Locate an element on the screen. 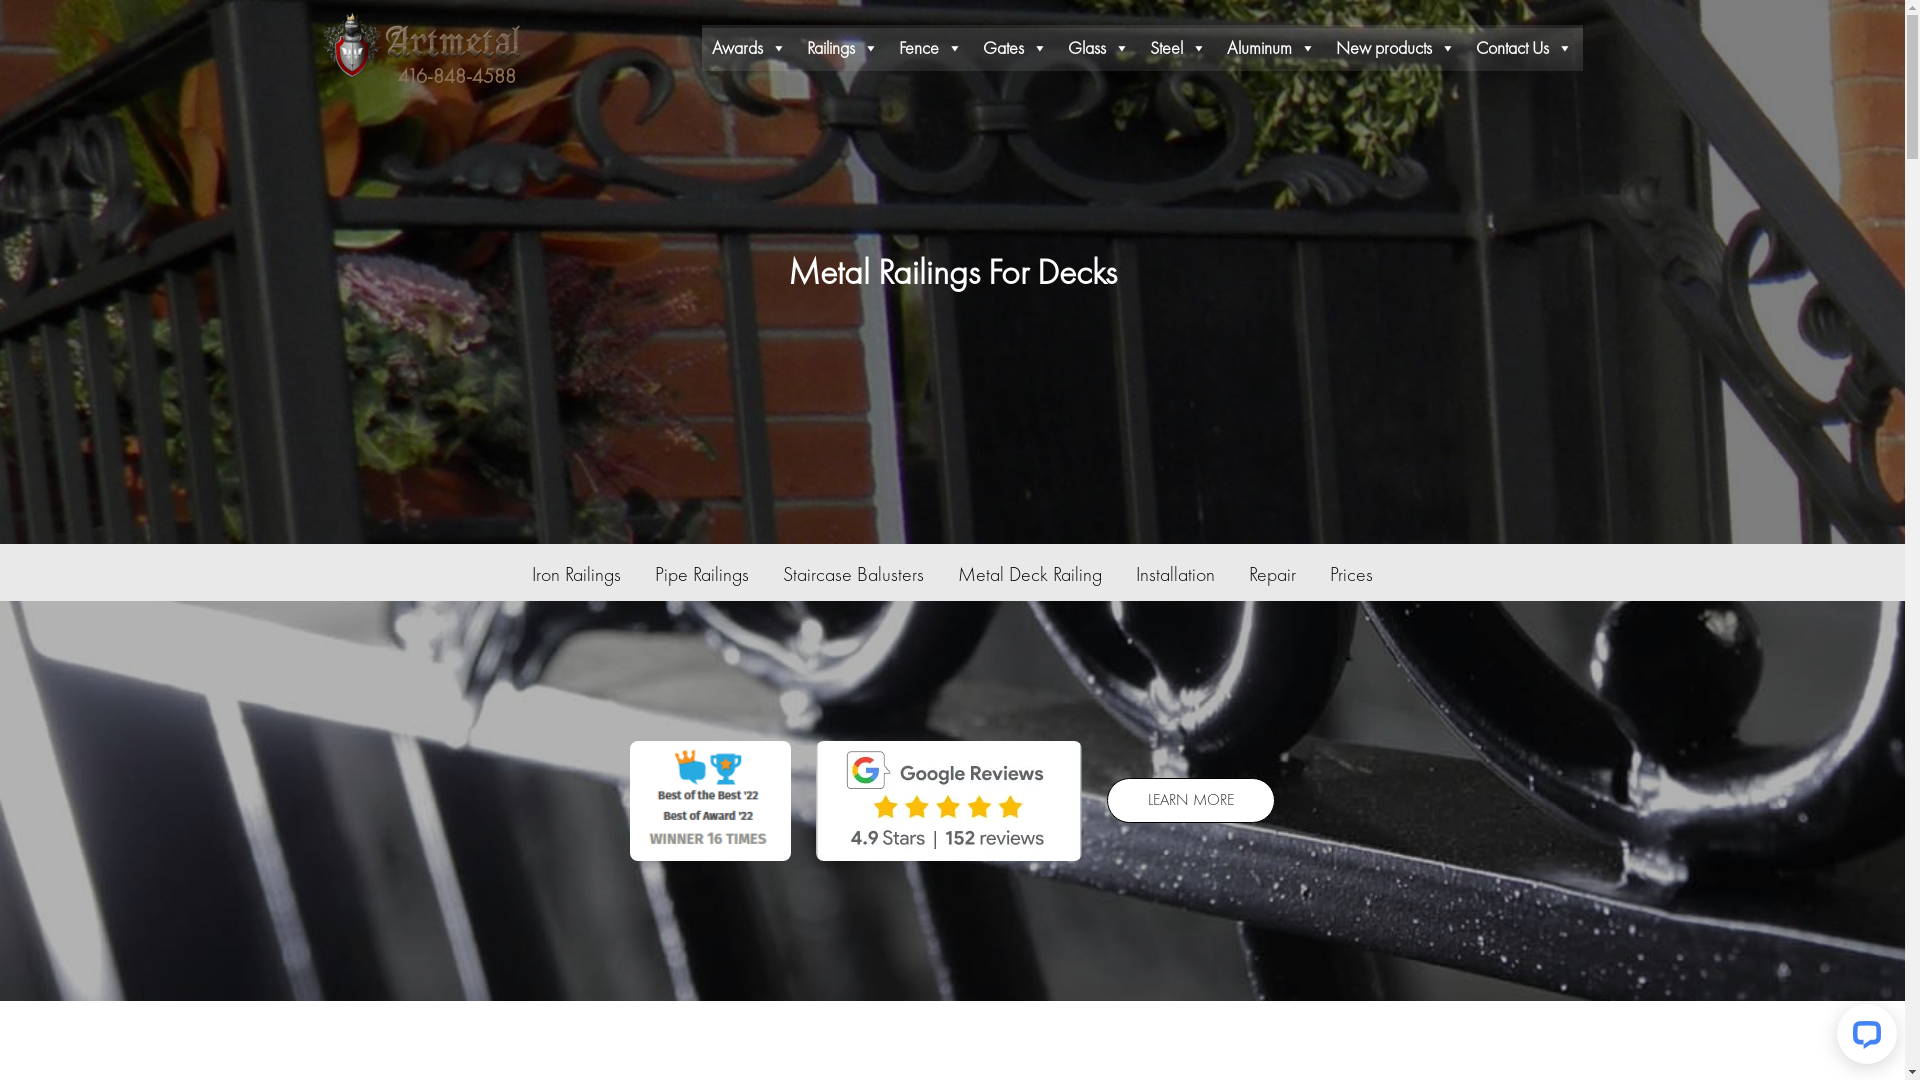 This screenshot has height=1080, width=1920. 'Awards' is located at coordinates (748, 46).